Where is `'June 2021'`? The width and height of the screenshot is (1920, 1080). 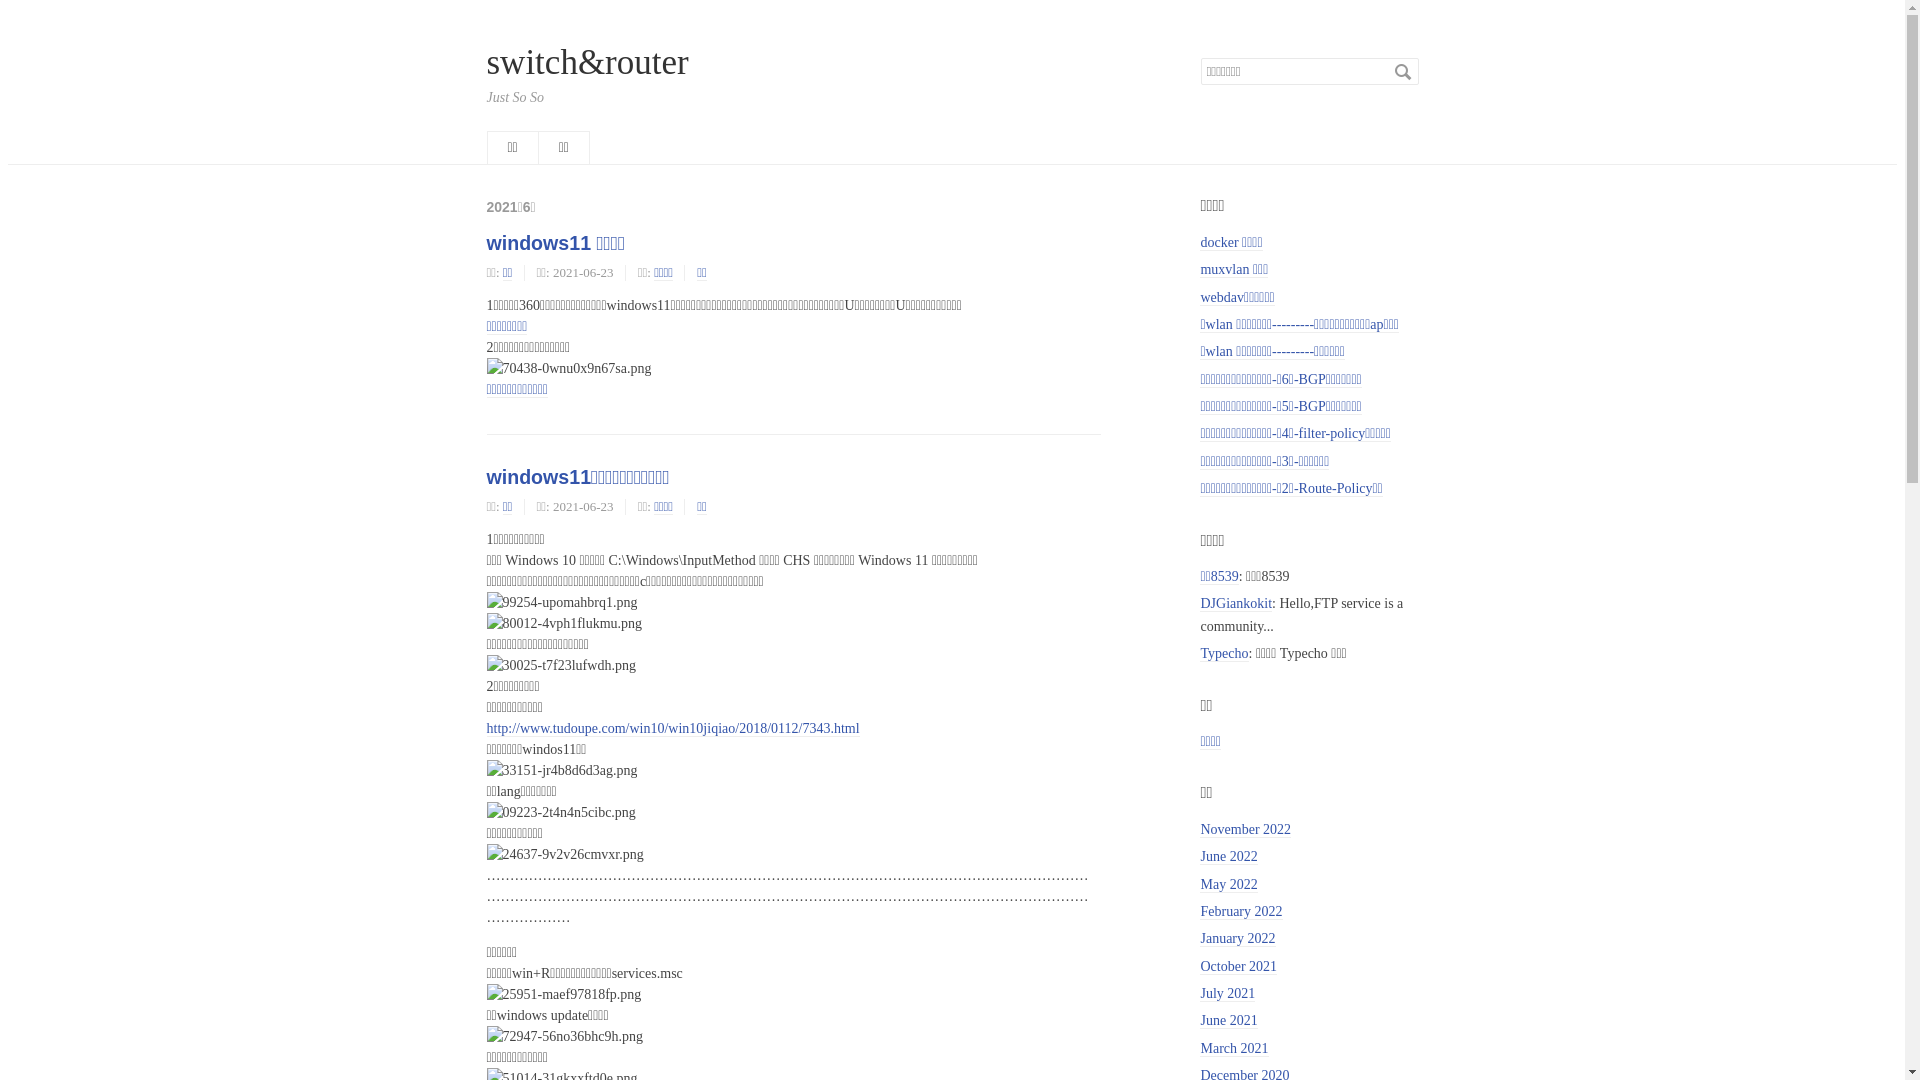
'June 2021' is located at coordinates (1227, 1021).